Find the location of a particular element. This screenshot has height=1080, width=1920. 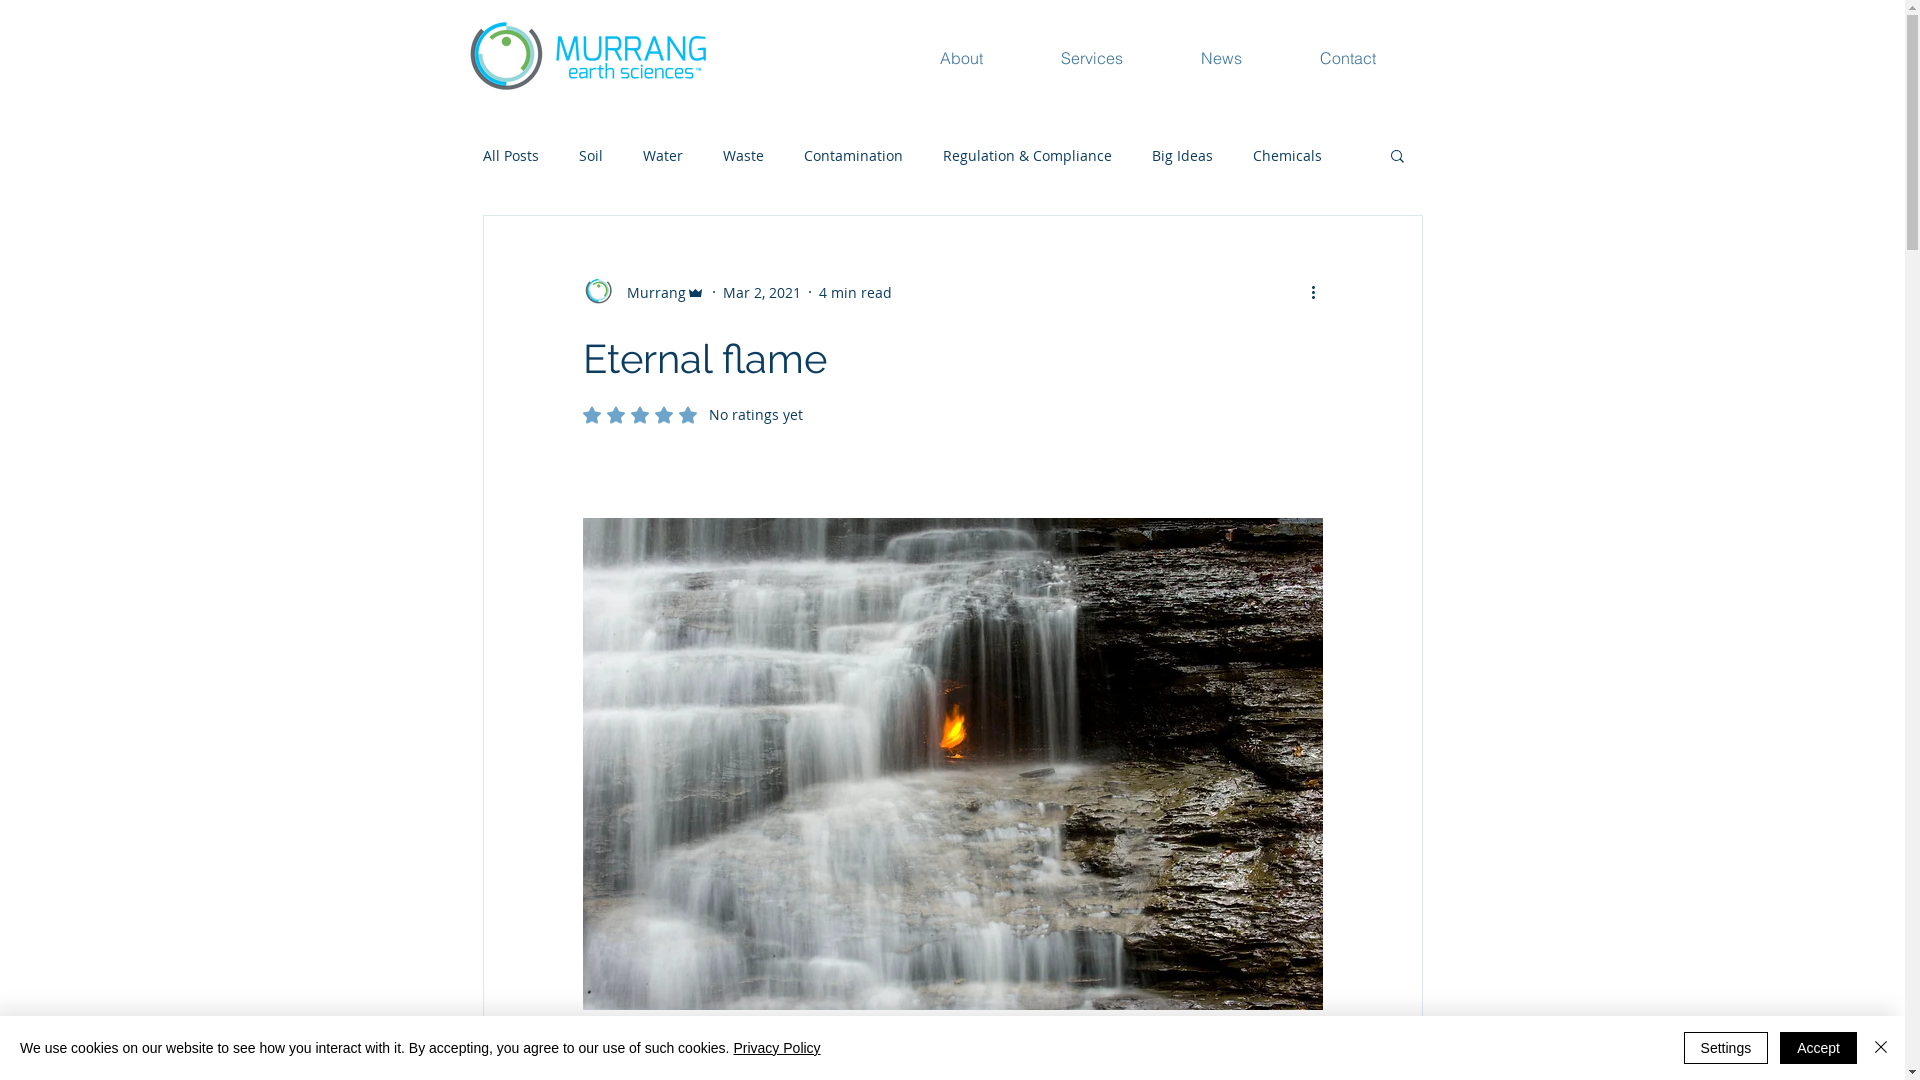

'Chemicals' is located at coordinates (1286, 154).